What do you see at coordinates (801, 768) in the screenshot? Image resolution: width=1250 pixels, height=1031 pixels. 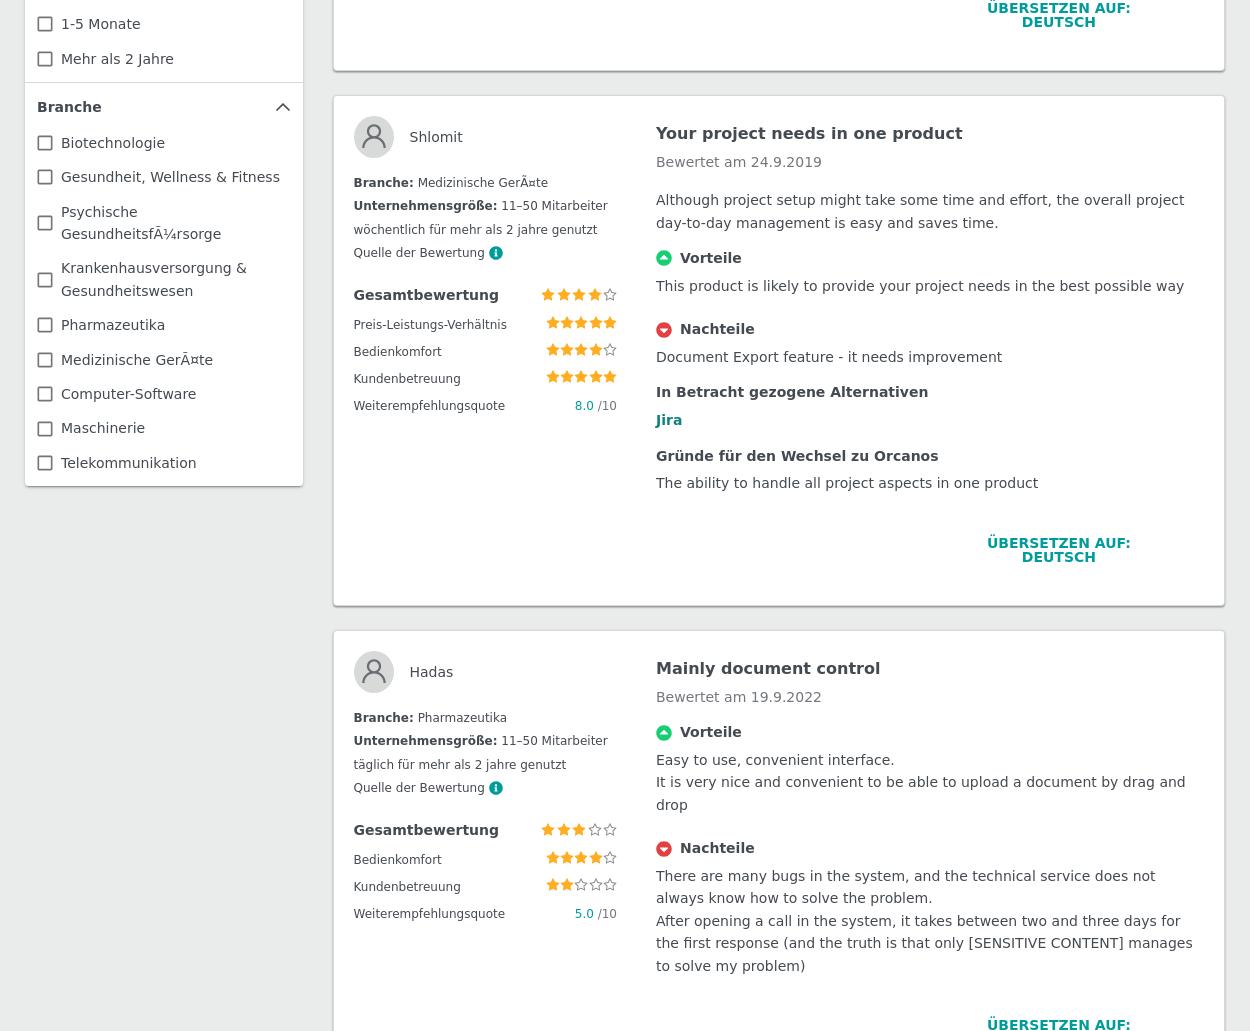 I see `'Excellent one stop shop product'` at bounding box center [801, 768].